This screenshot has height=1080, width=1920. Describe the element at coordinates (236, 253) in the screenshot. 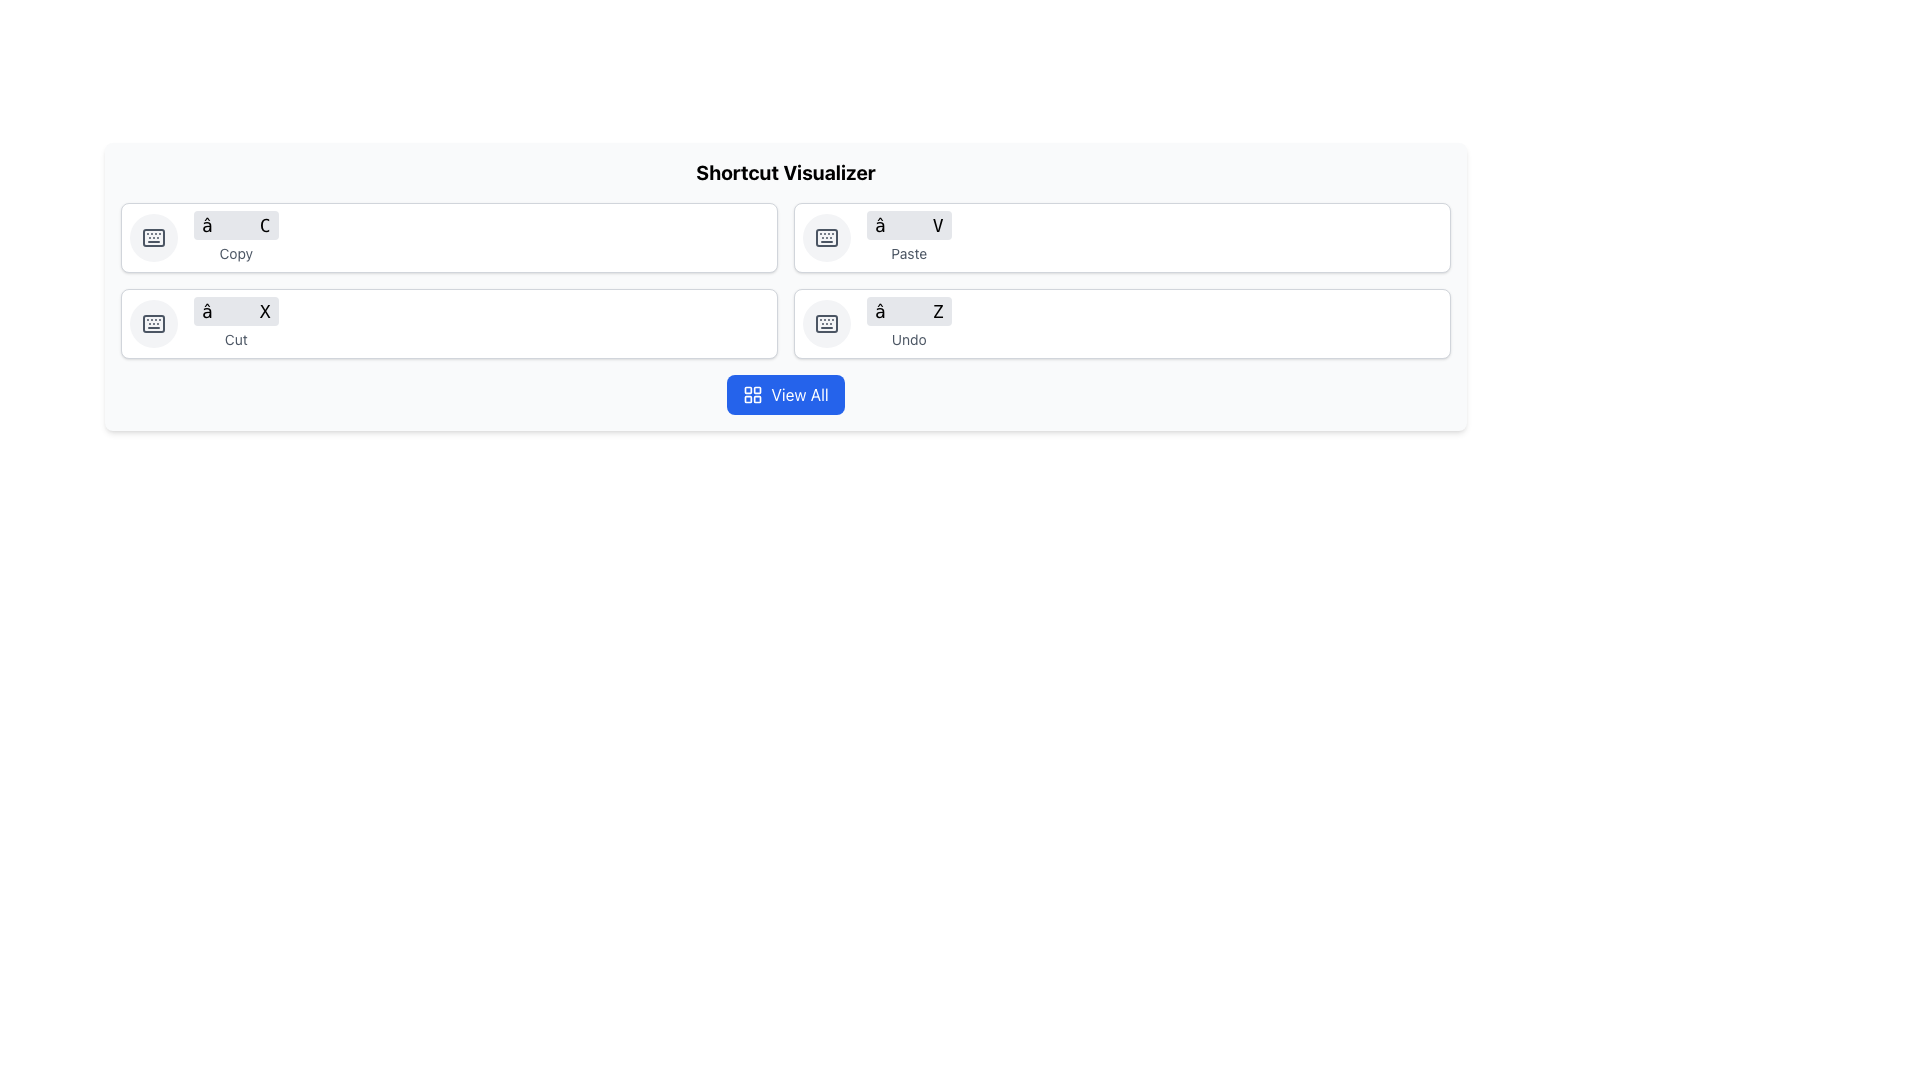

I see `the text label saying 'Copy', which has a smaller grayed-out font and is positioned directly below the shortcut combination '⌘ C'` at that location.